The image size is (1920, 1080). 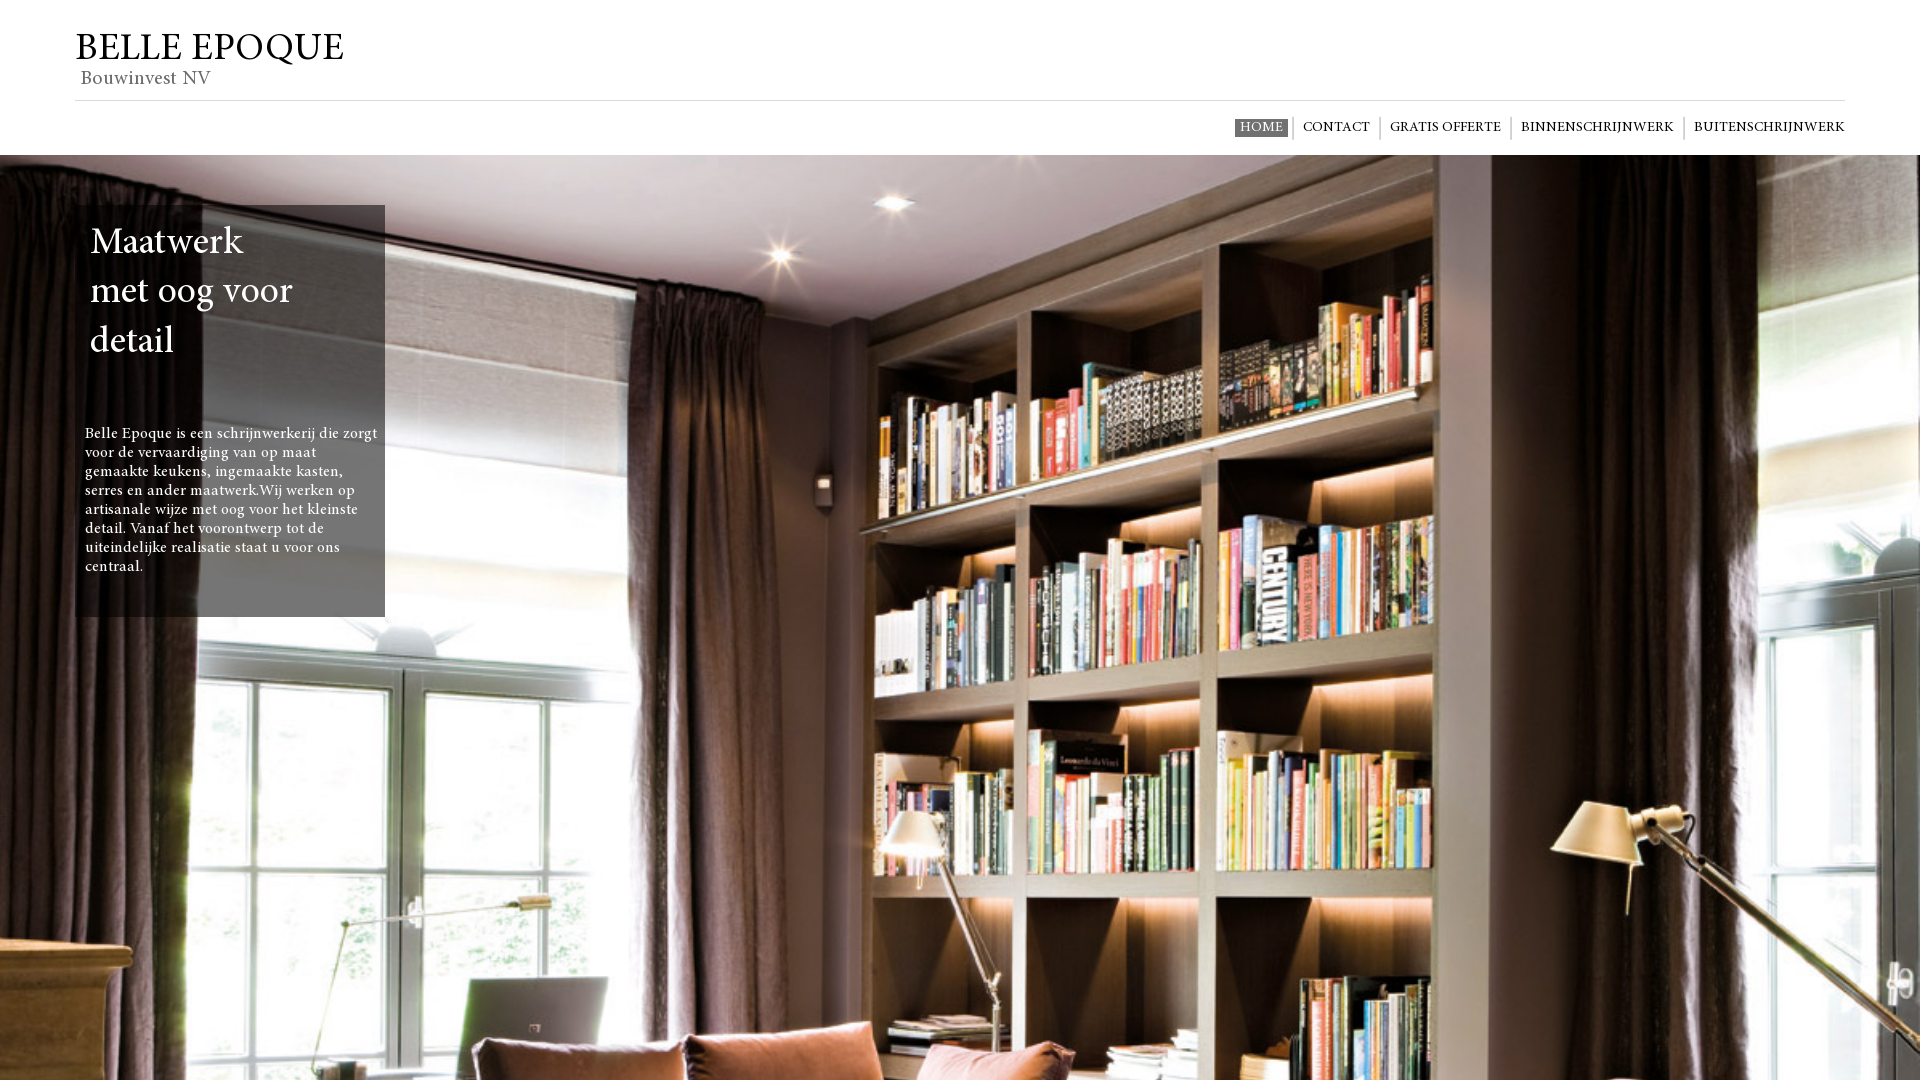 I want to click on 'BINNENSCHRIJNWERK', so click(x=1596, y=127).